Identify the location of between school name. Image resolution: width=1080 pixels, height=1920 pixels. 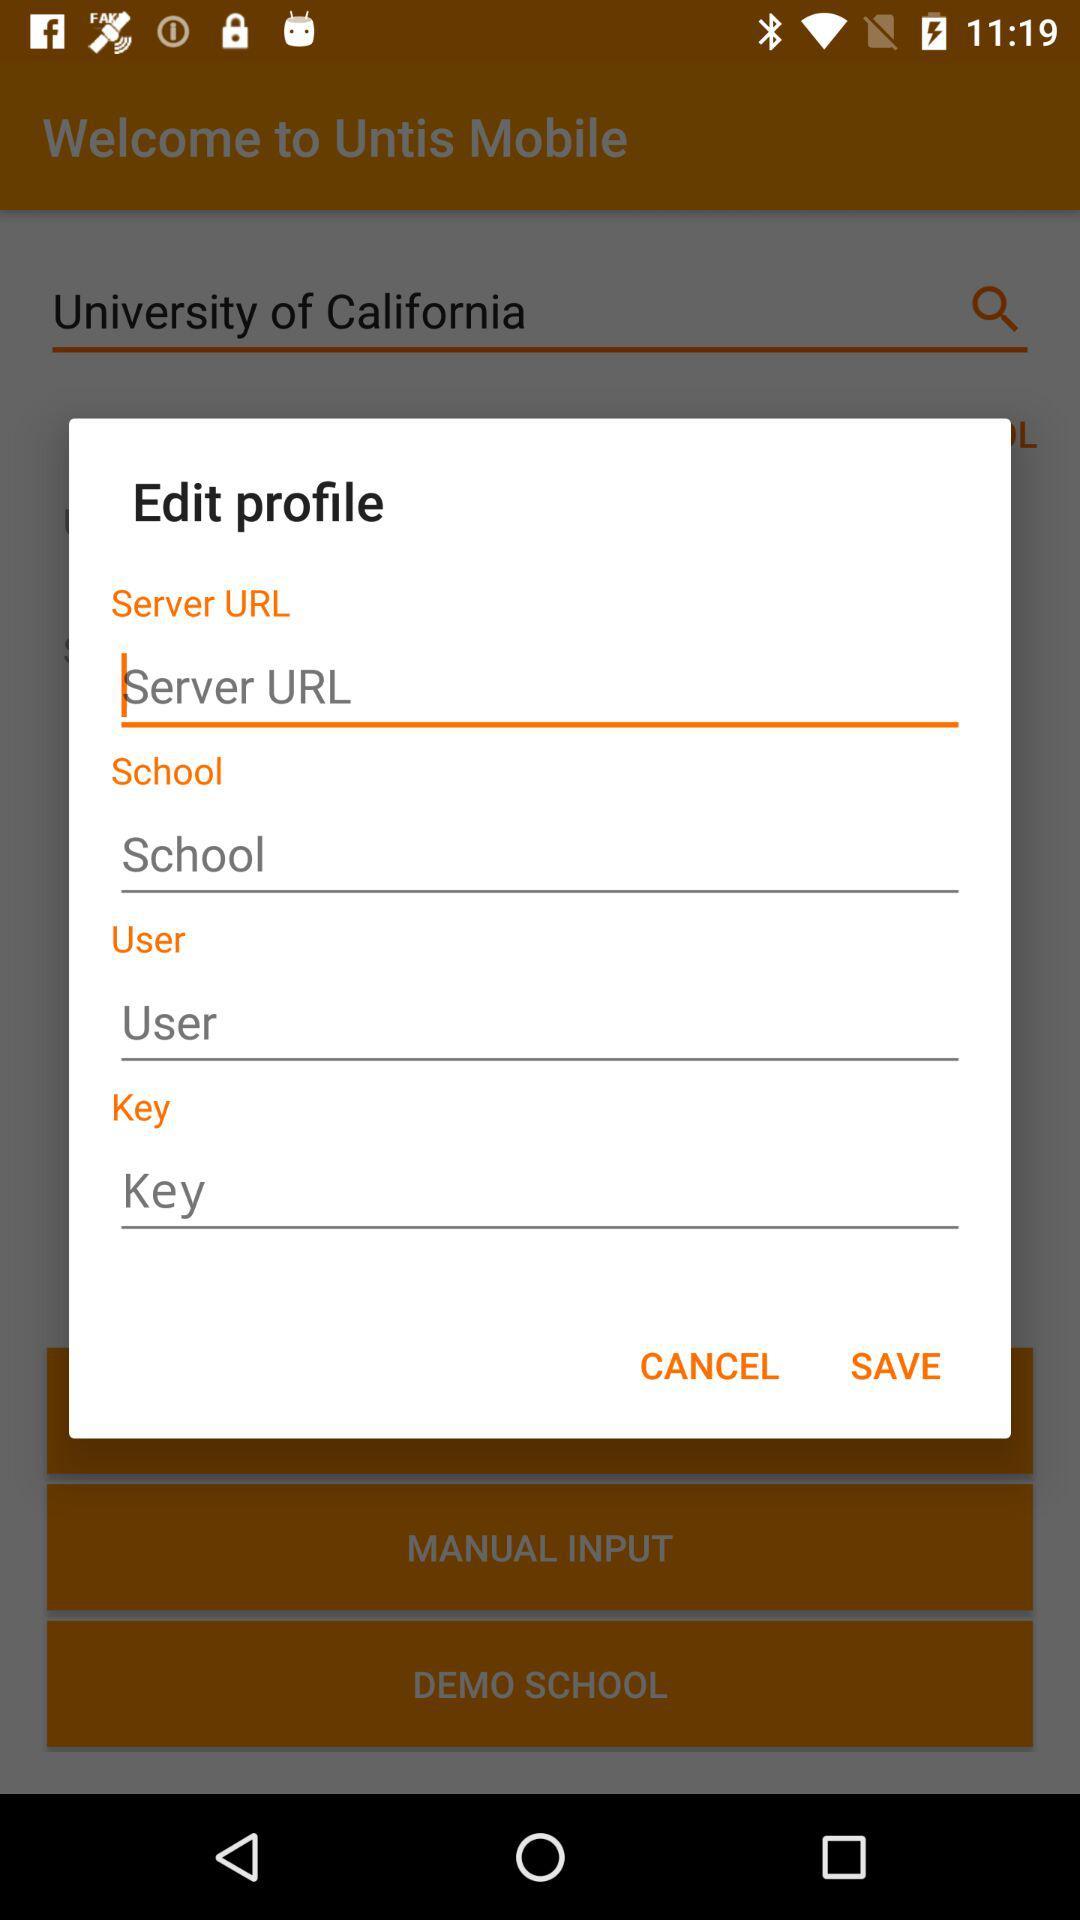
(540, 854).